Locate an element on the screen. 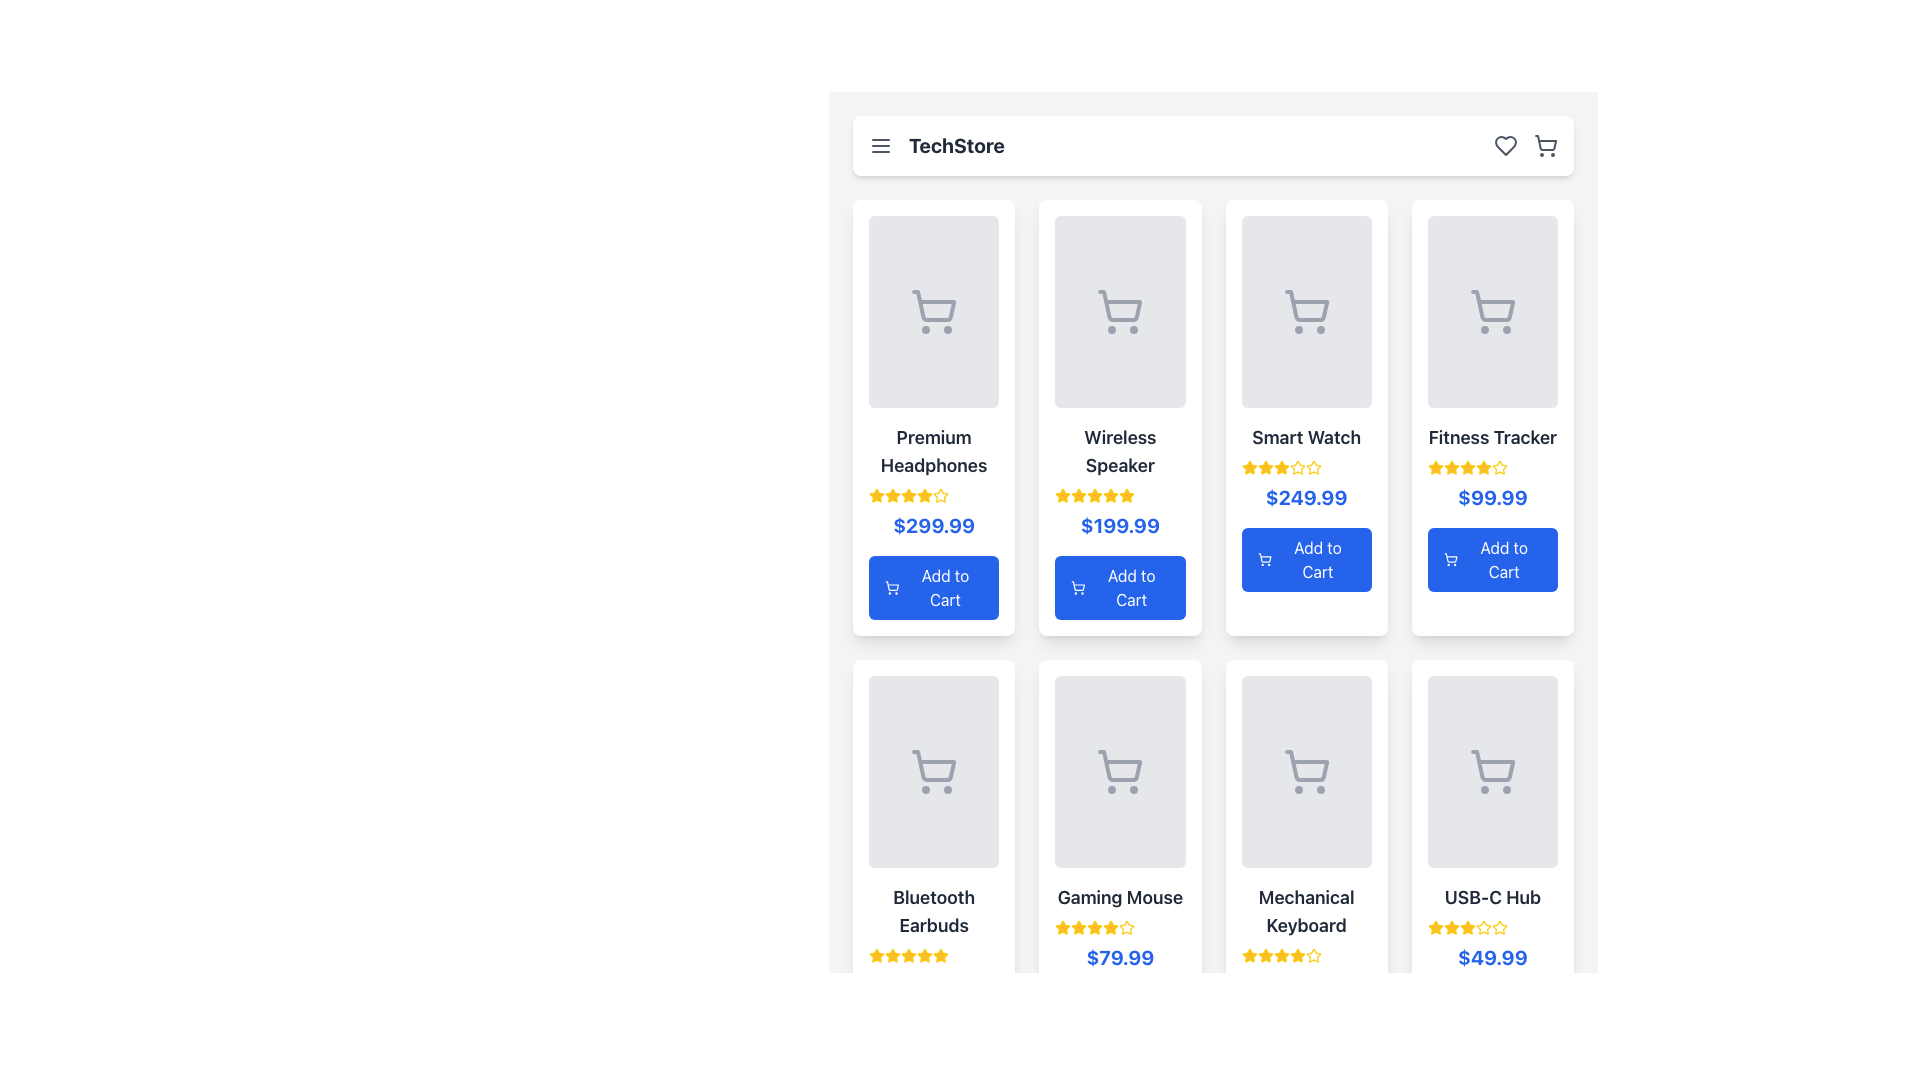 The image size is (1920, 1080). the fourth rating star icon for the 'Mechanical Keyboard' product, which visually represents a portion of the rating score is located at coordinates (1281, 954).